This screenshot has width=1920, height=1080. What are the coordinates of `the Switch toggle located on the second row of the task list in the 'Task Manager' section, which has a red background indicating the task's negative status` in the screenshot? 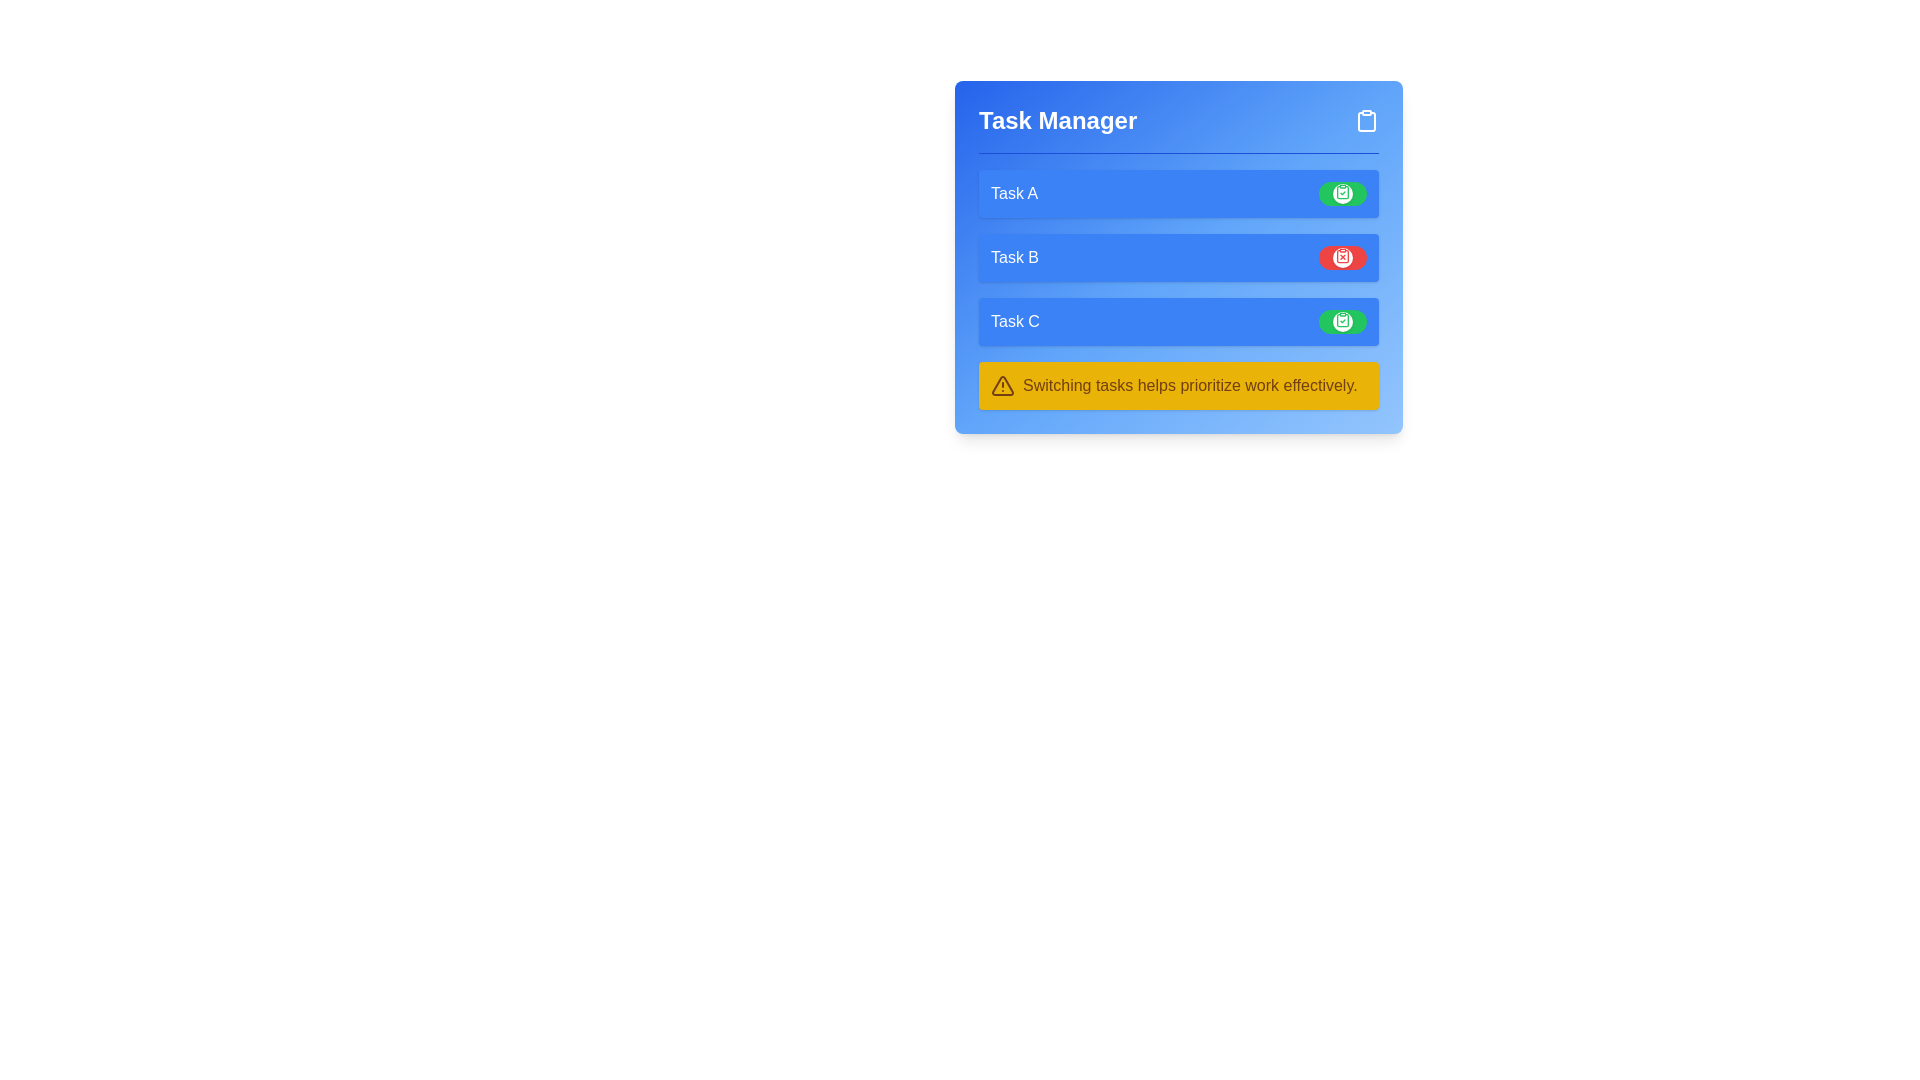 It's located at (1343, 257).